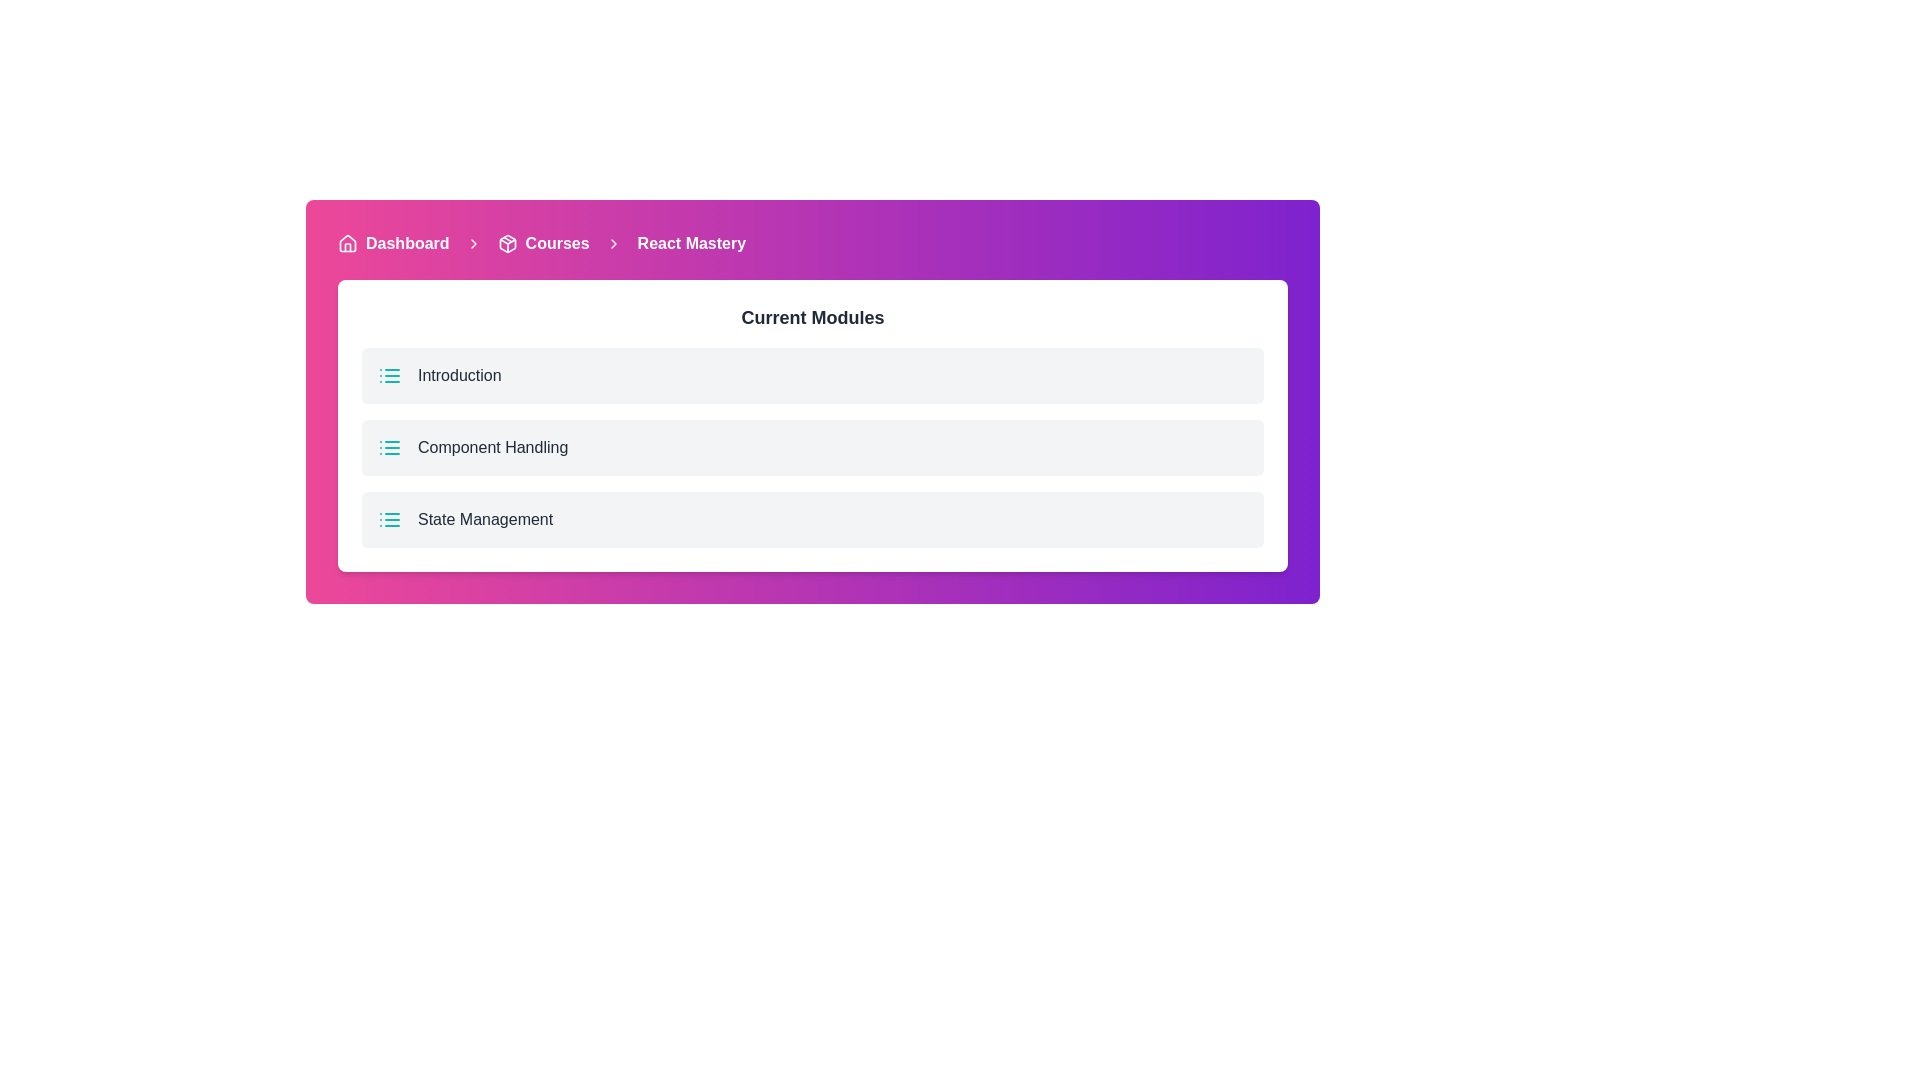 The width and height of the screenshot is (1920, 1080). What do you see at coordinates (557, 242) in the screenshot?
I see `the breadcrumb hyperlink that redirects to the 'Courses' section to visualize the underline effect` at bounding box center [557, 242].